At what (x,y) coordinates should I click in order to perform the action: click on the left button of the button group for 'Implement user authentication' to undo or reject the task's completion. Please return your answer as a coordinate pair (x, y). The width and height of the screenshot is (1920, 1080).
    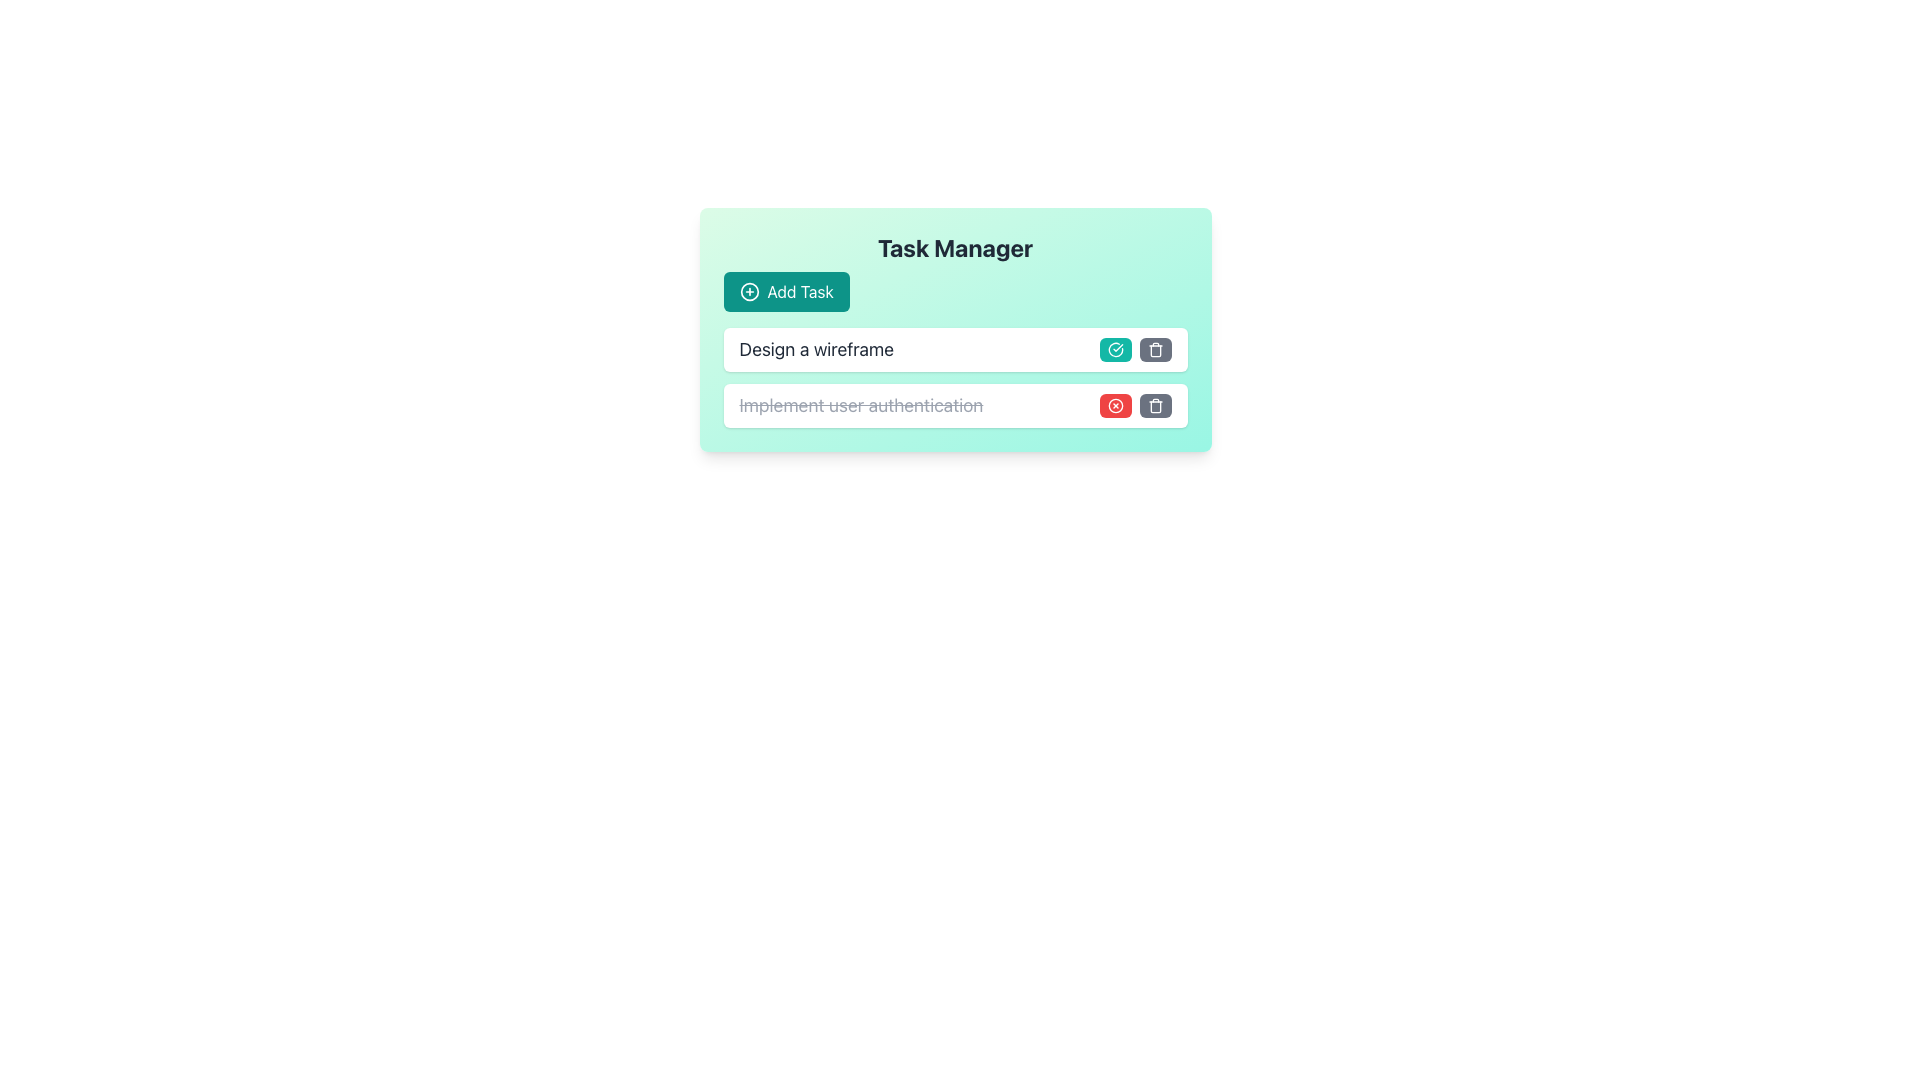
    Looking at the image, I should click on (1135, 405).